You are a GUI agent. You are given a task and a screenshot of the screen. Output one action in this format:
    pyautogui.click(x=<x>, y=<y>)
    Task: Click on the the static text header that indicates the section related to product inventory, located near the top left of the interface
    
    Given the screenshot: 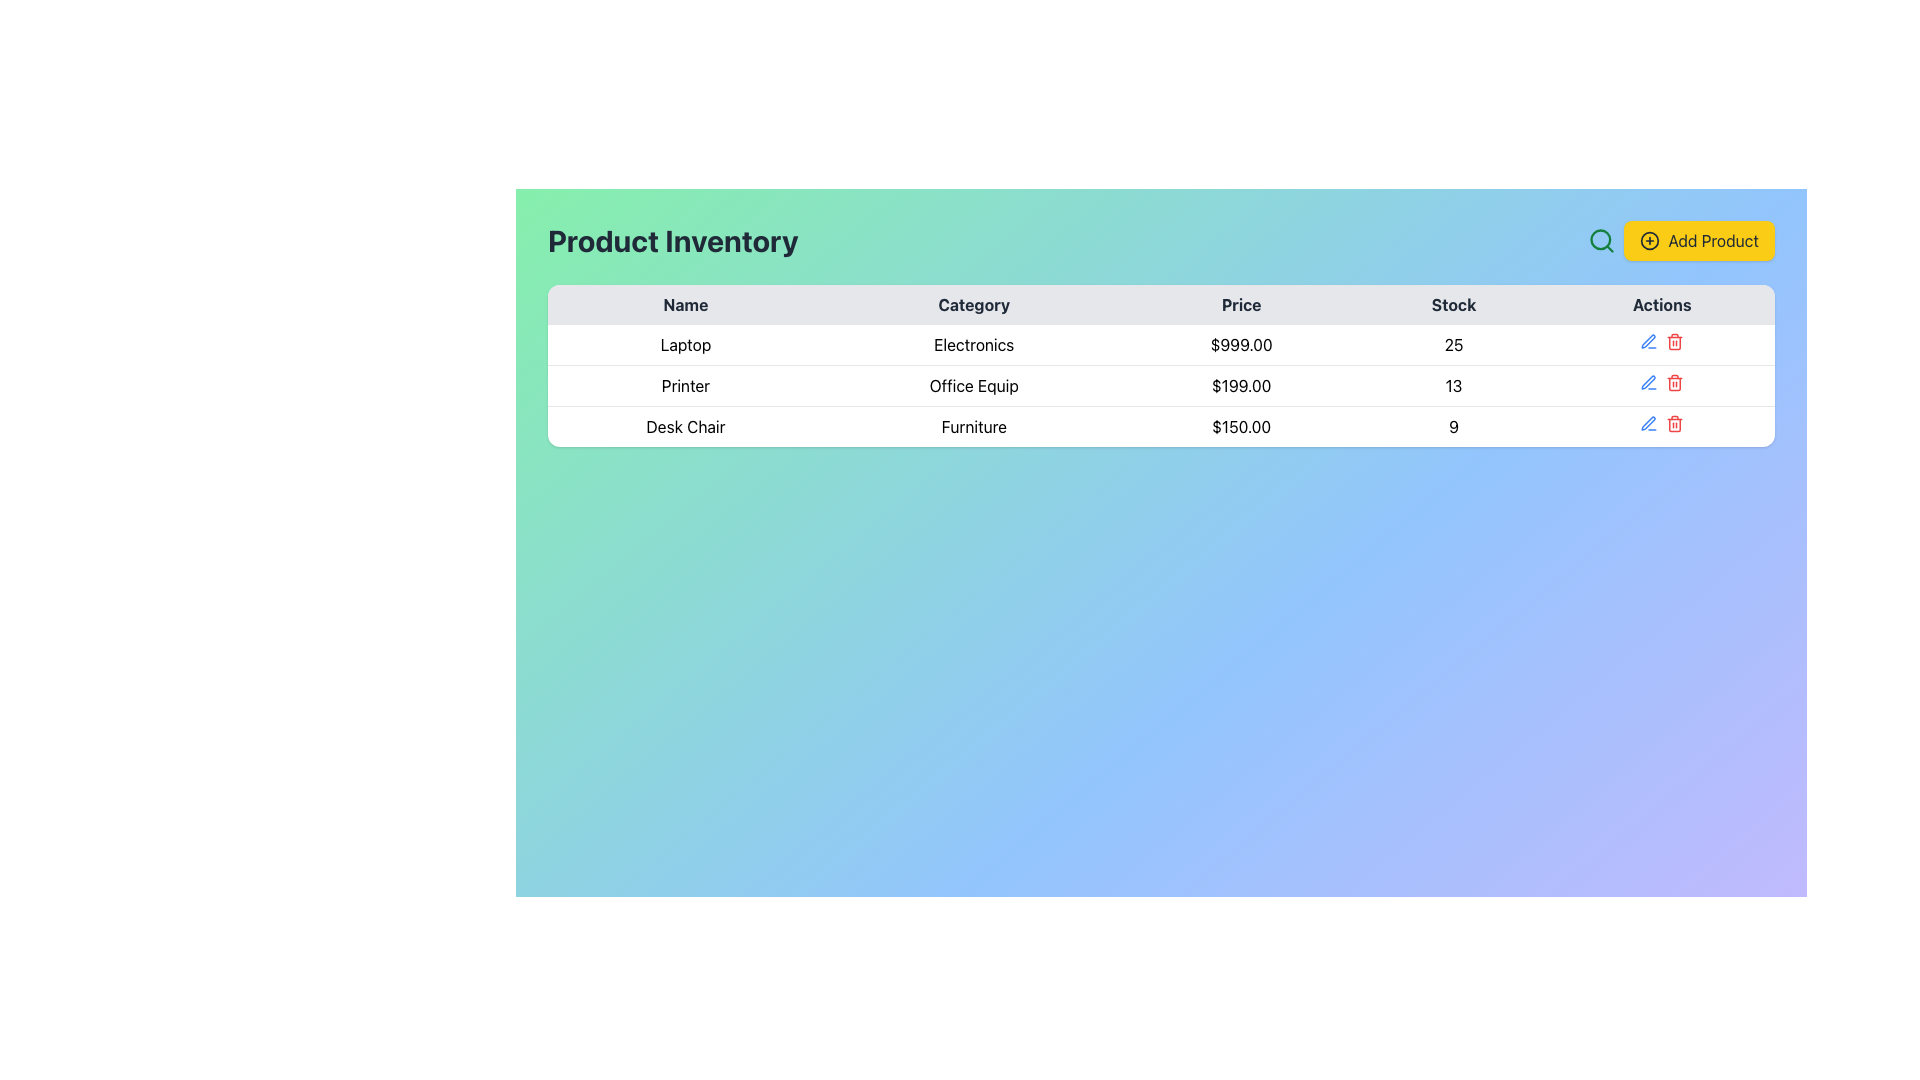 What is the action you would take?
    pyautogui.click(x=673, y=239)
    